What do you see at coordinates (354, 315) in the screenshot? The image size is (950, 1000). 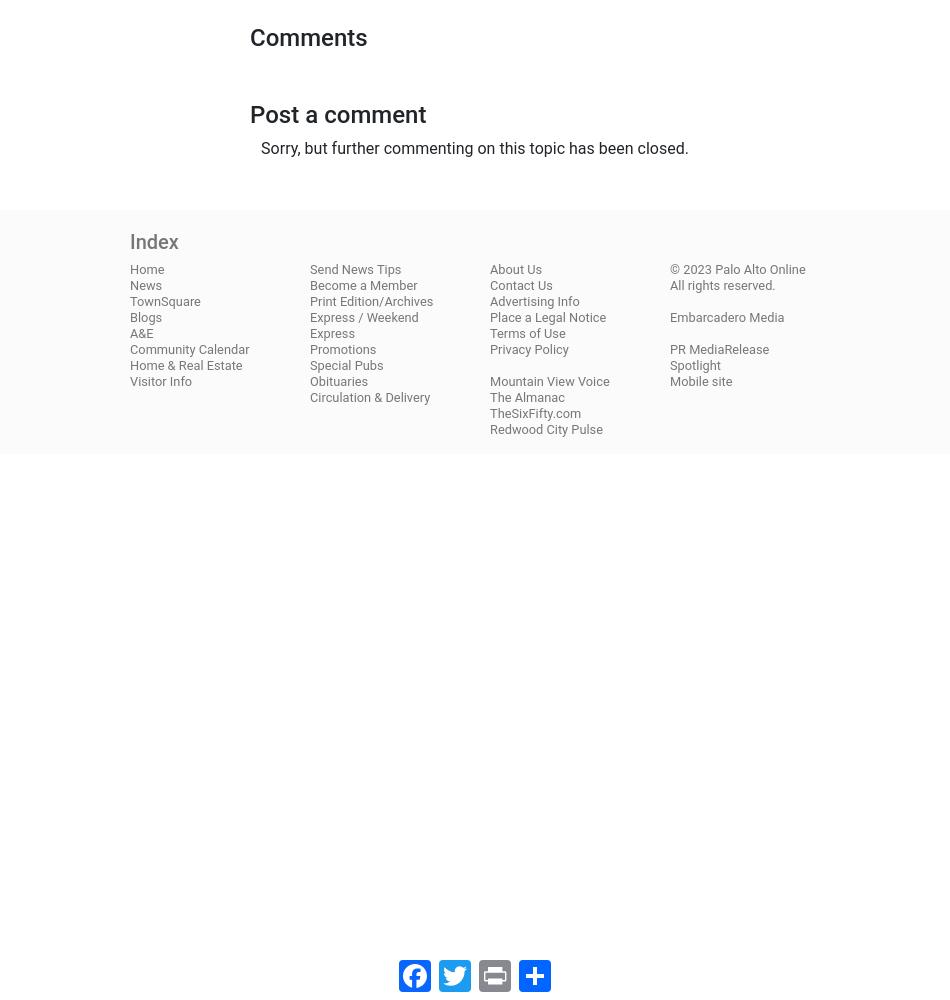 I see `'/'` at bounding box center [354, 315].